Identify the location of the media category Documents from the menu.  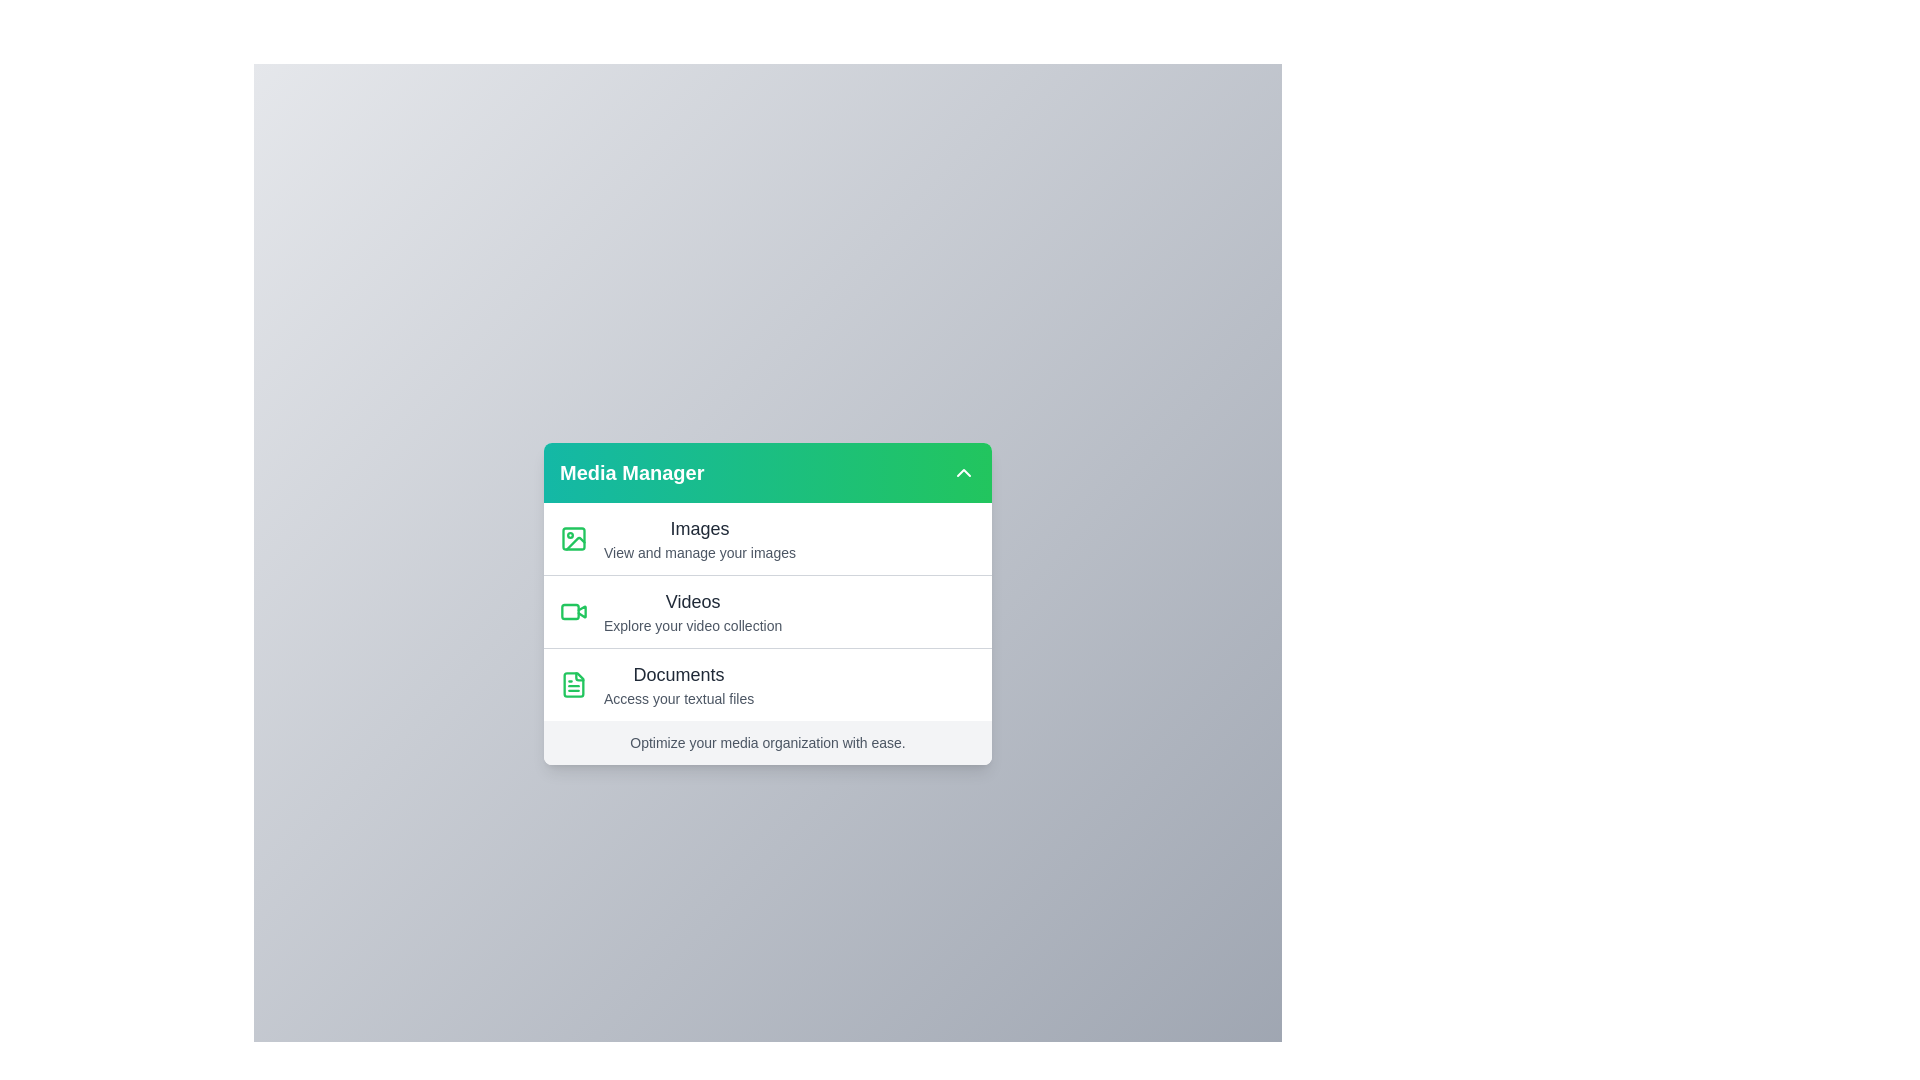
(767, 683).